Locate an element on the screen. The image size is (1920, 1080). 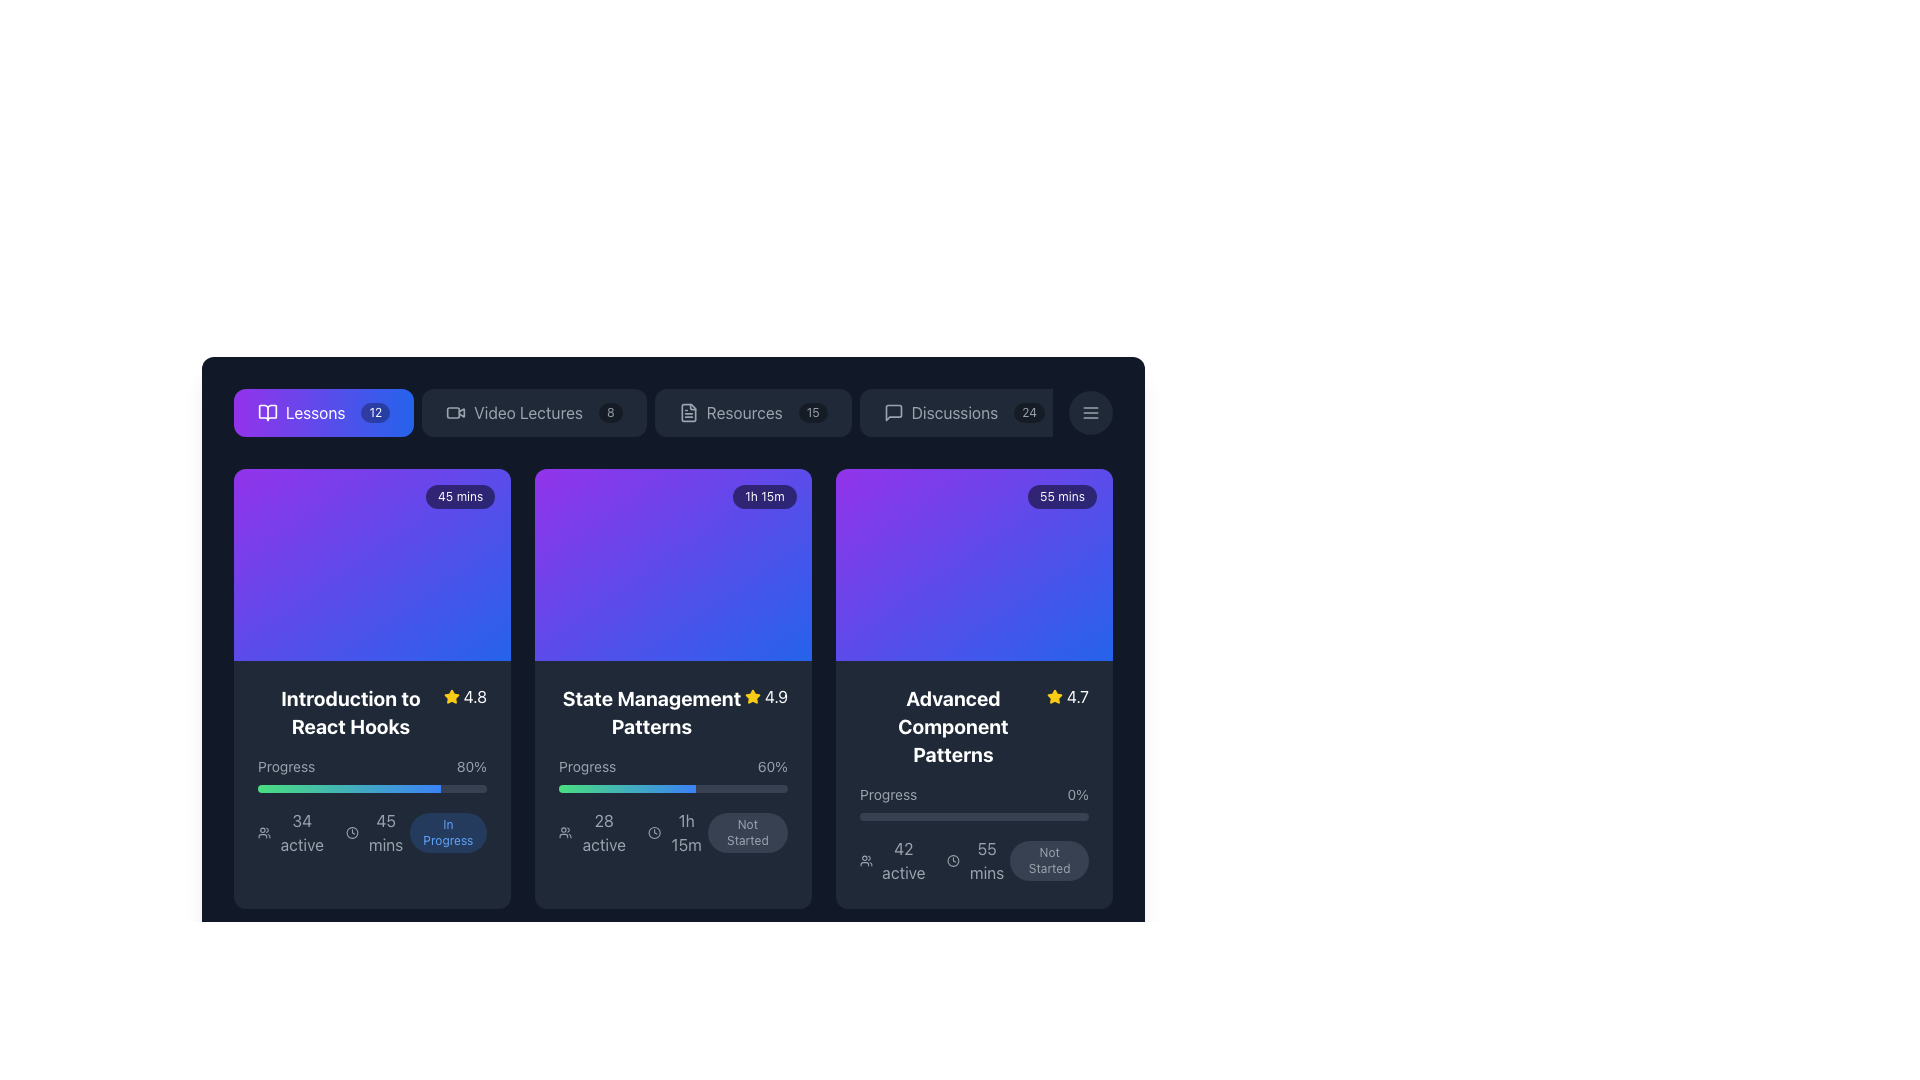
the user activity icon located at the bottom left of the 'Advanced Component Patterns' card, which visually represents active users and aligns with the text '42 active.' is located at coordinates (866, 859).